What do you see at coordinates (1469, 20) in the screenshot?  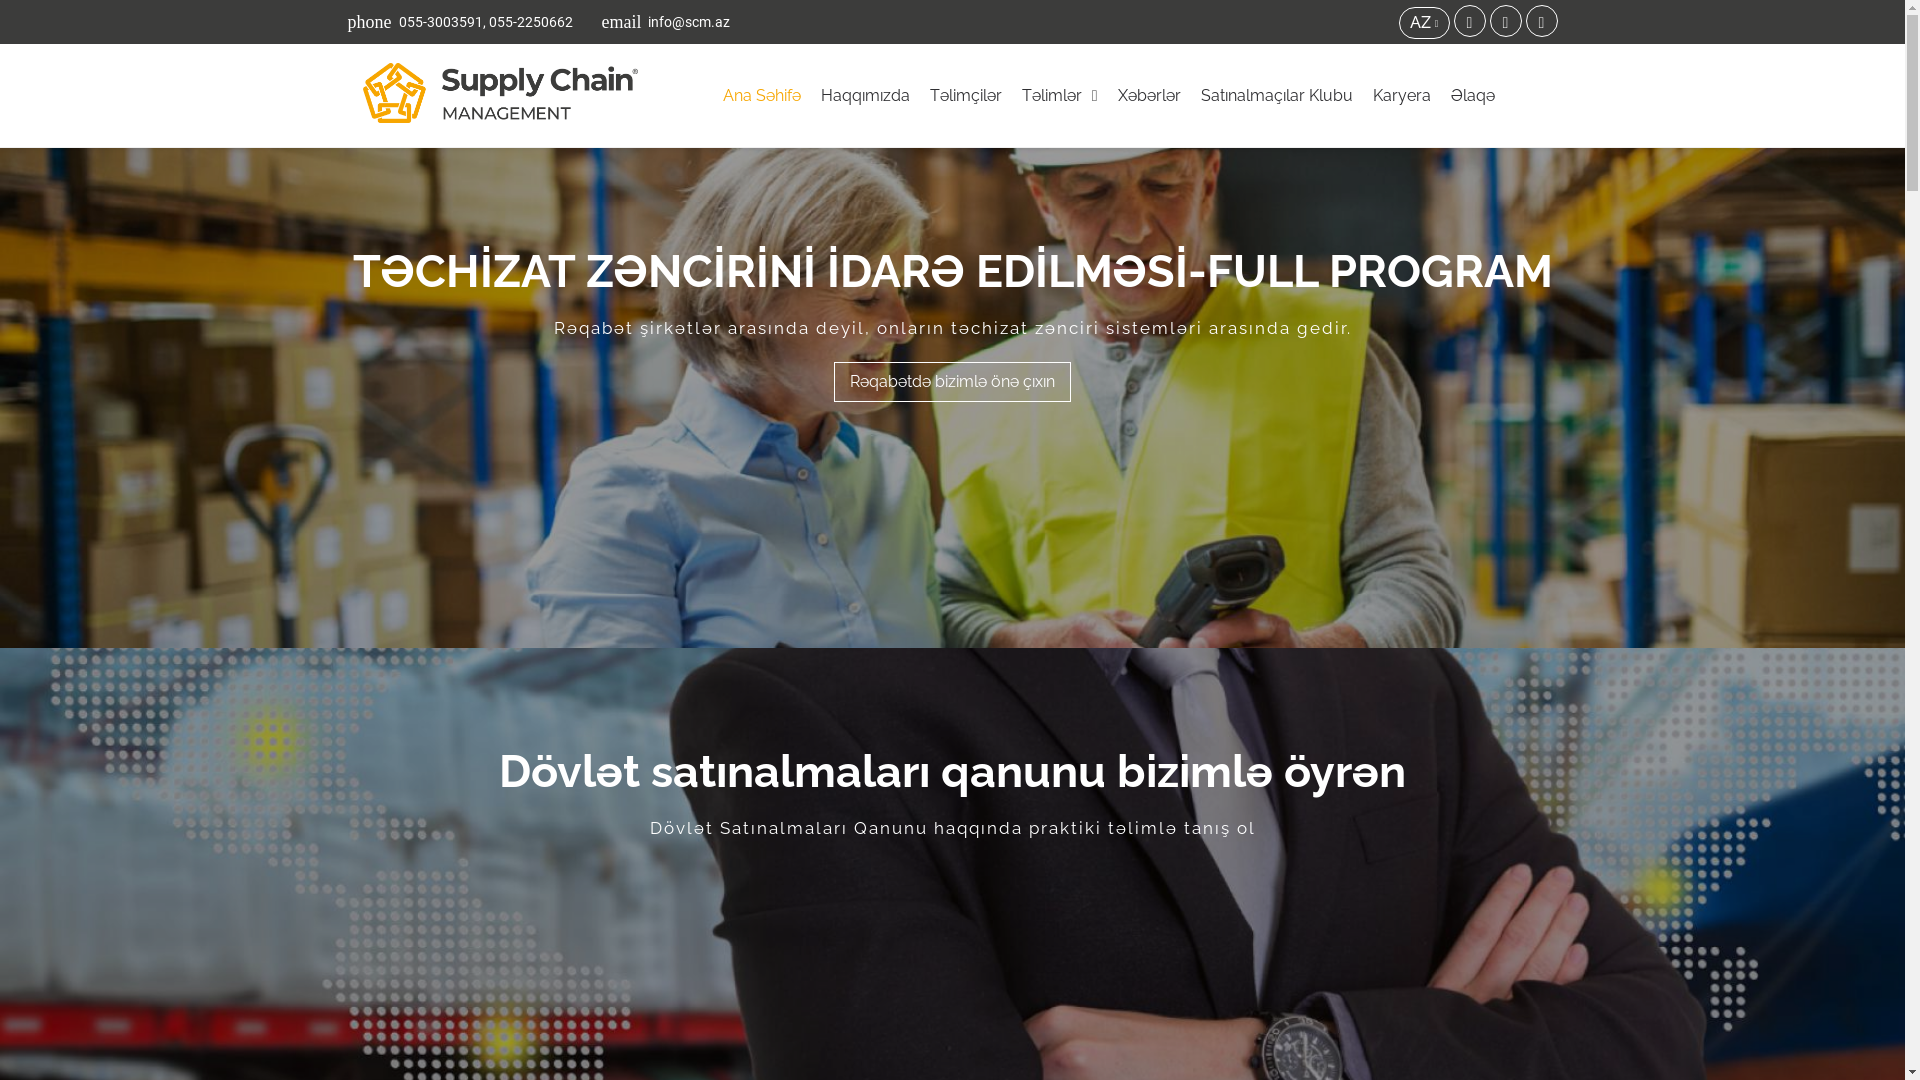 I see `'Facebook'` at bounding box center [1469, 20].